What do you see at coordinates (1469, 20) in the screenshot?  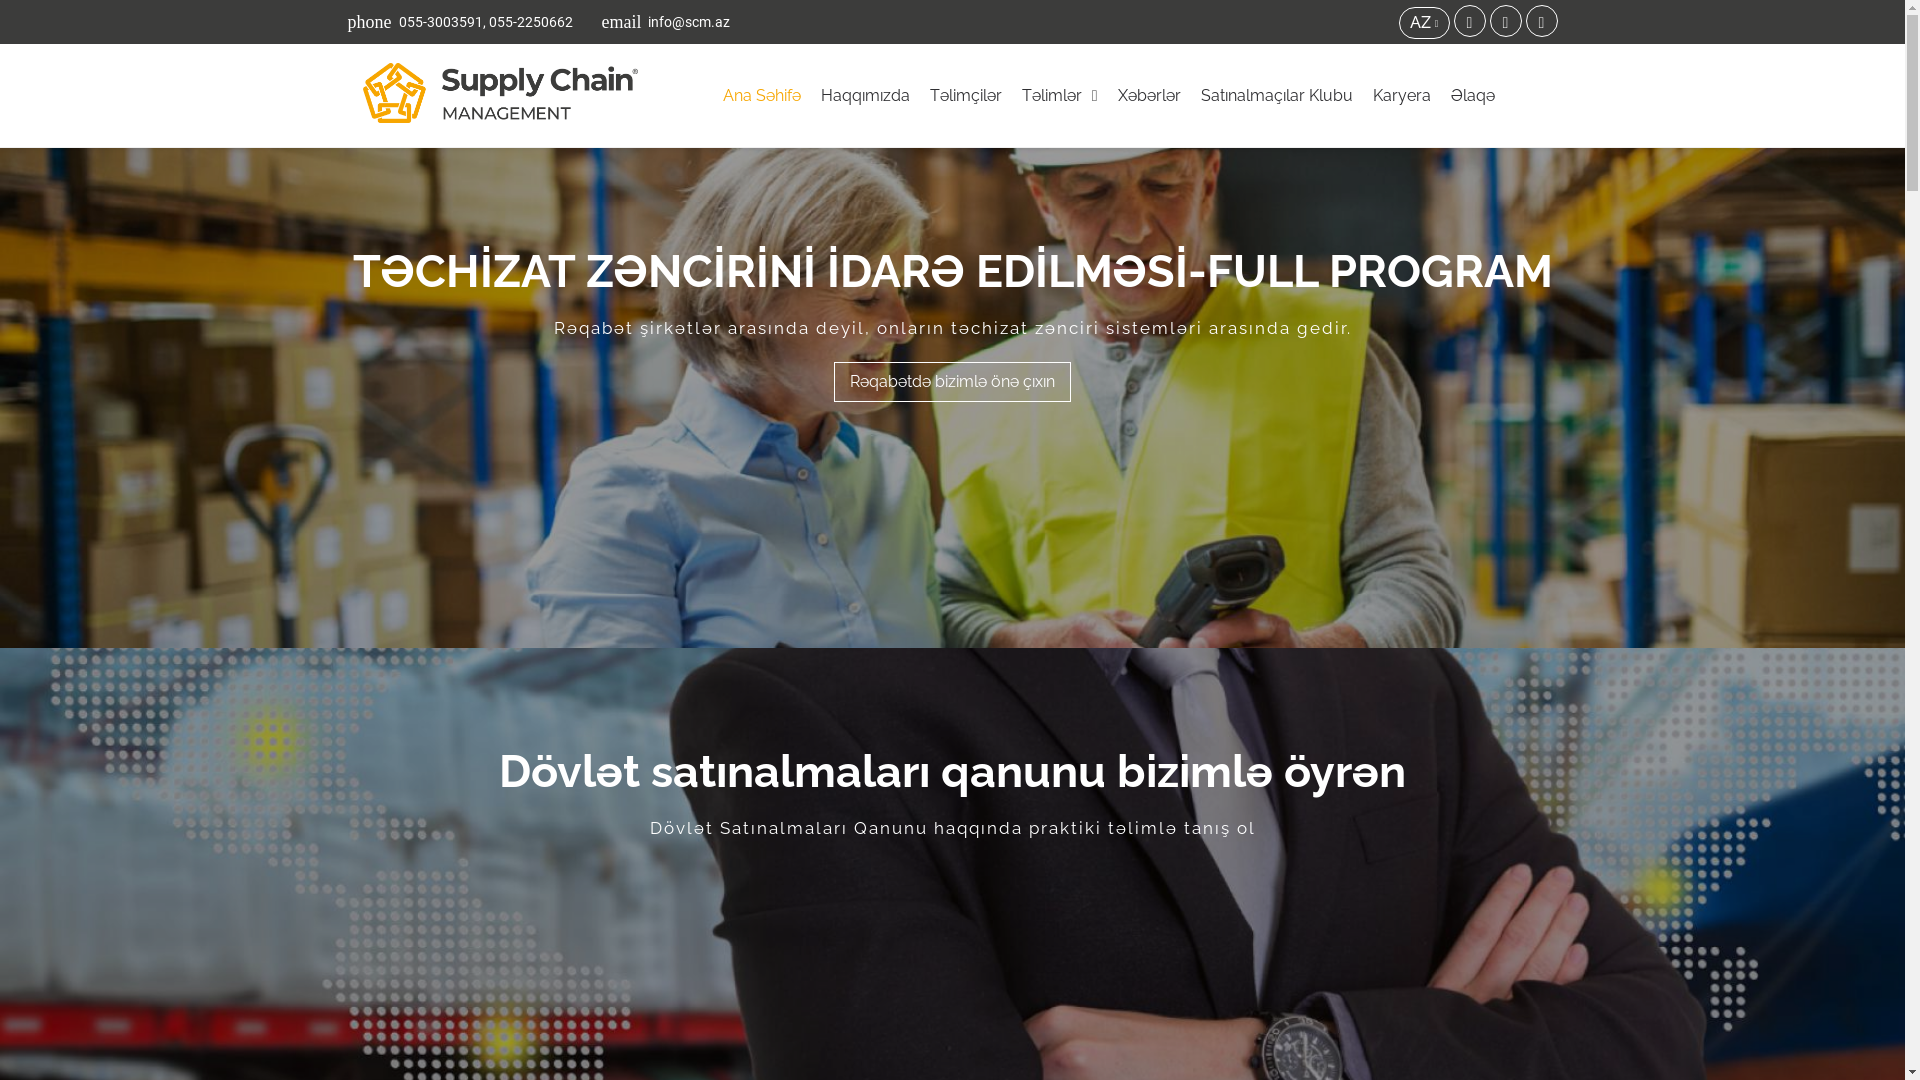 I see `'Facebook'` at bounding box center [1469, 20].